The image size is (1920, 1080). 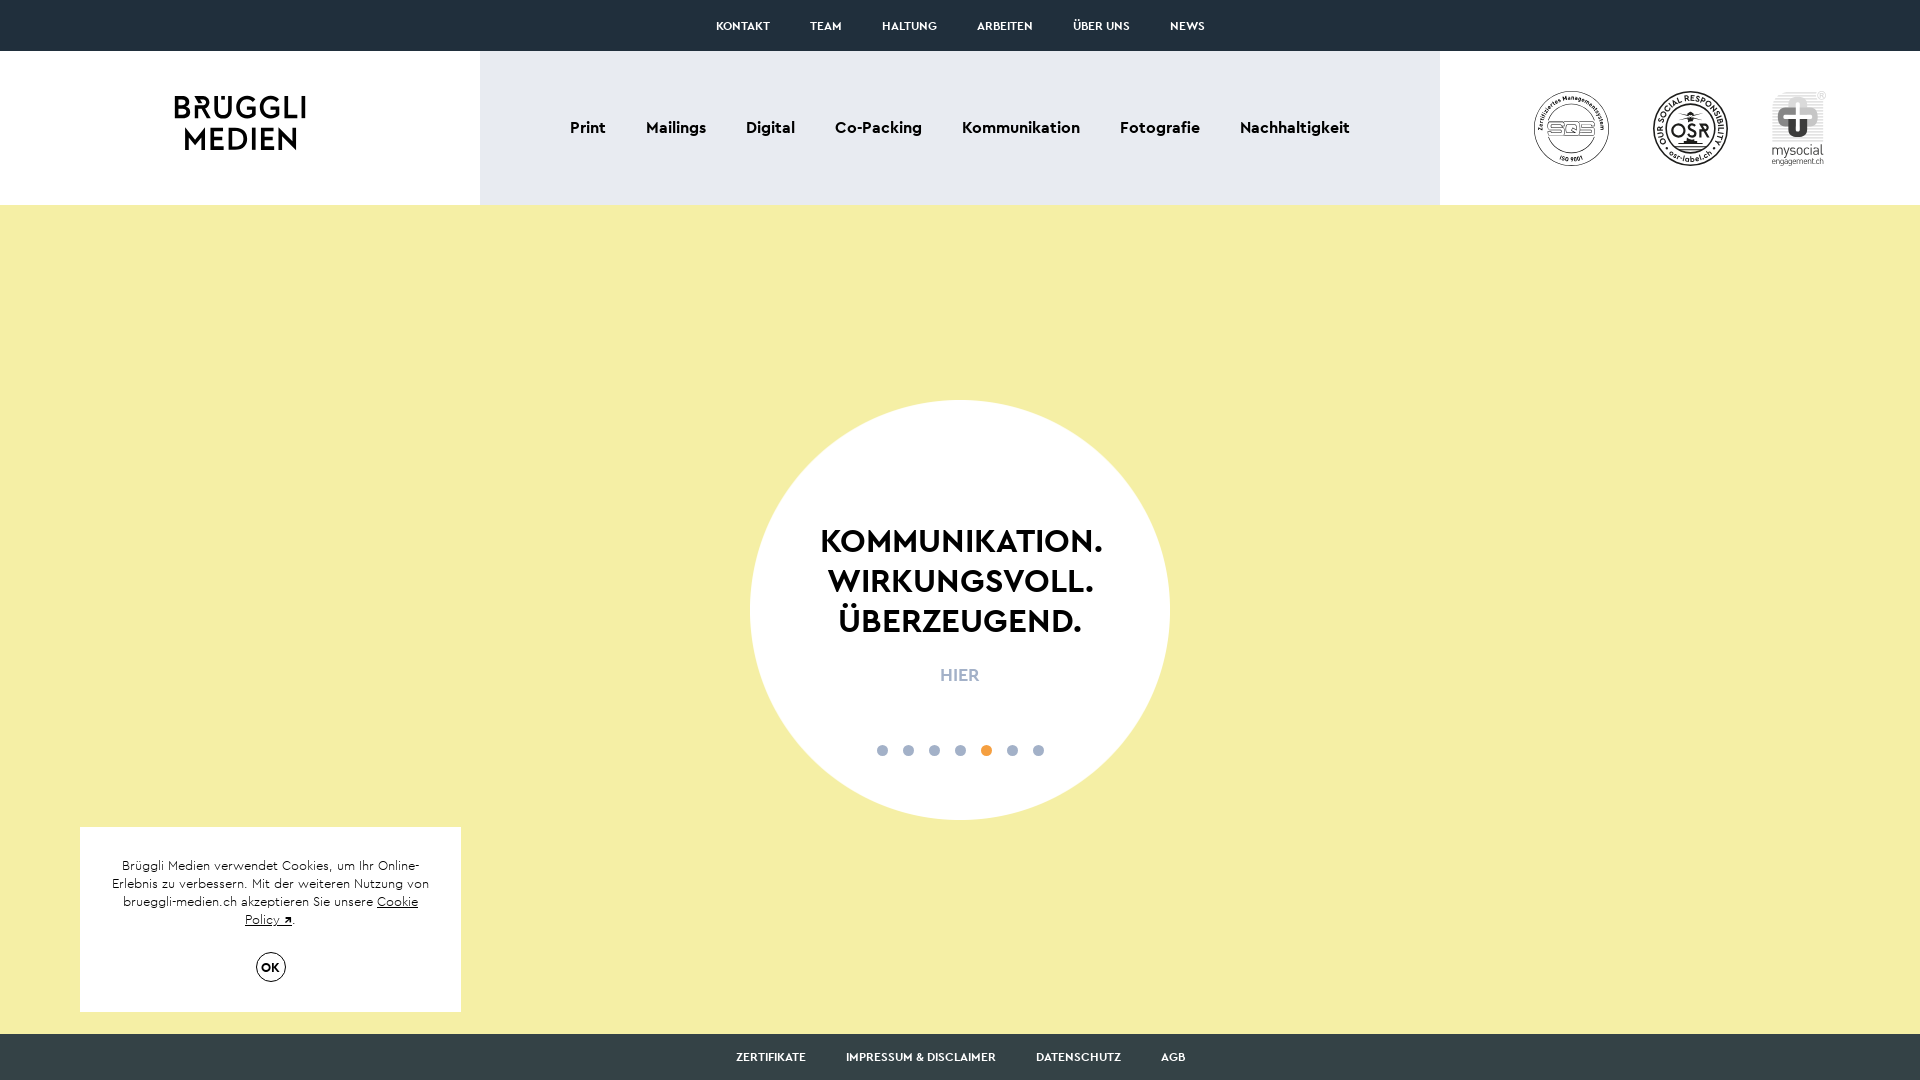 I want to click on 'ZERTIFIKATE', so click(x=770, y=1055).